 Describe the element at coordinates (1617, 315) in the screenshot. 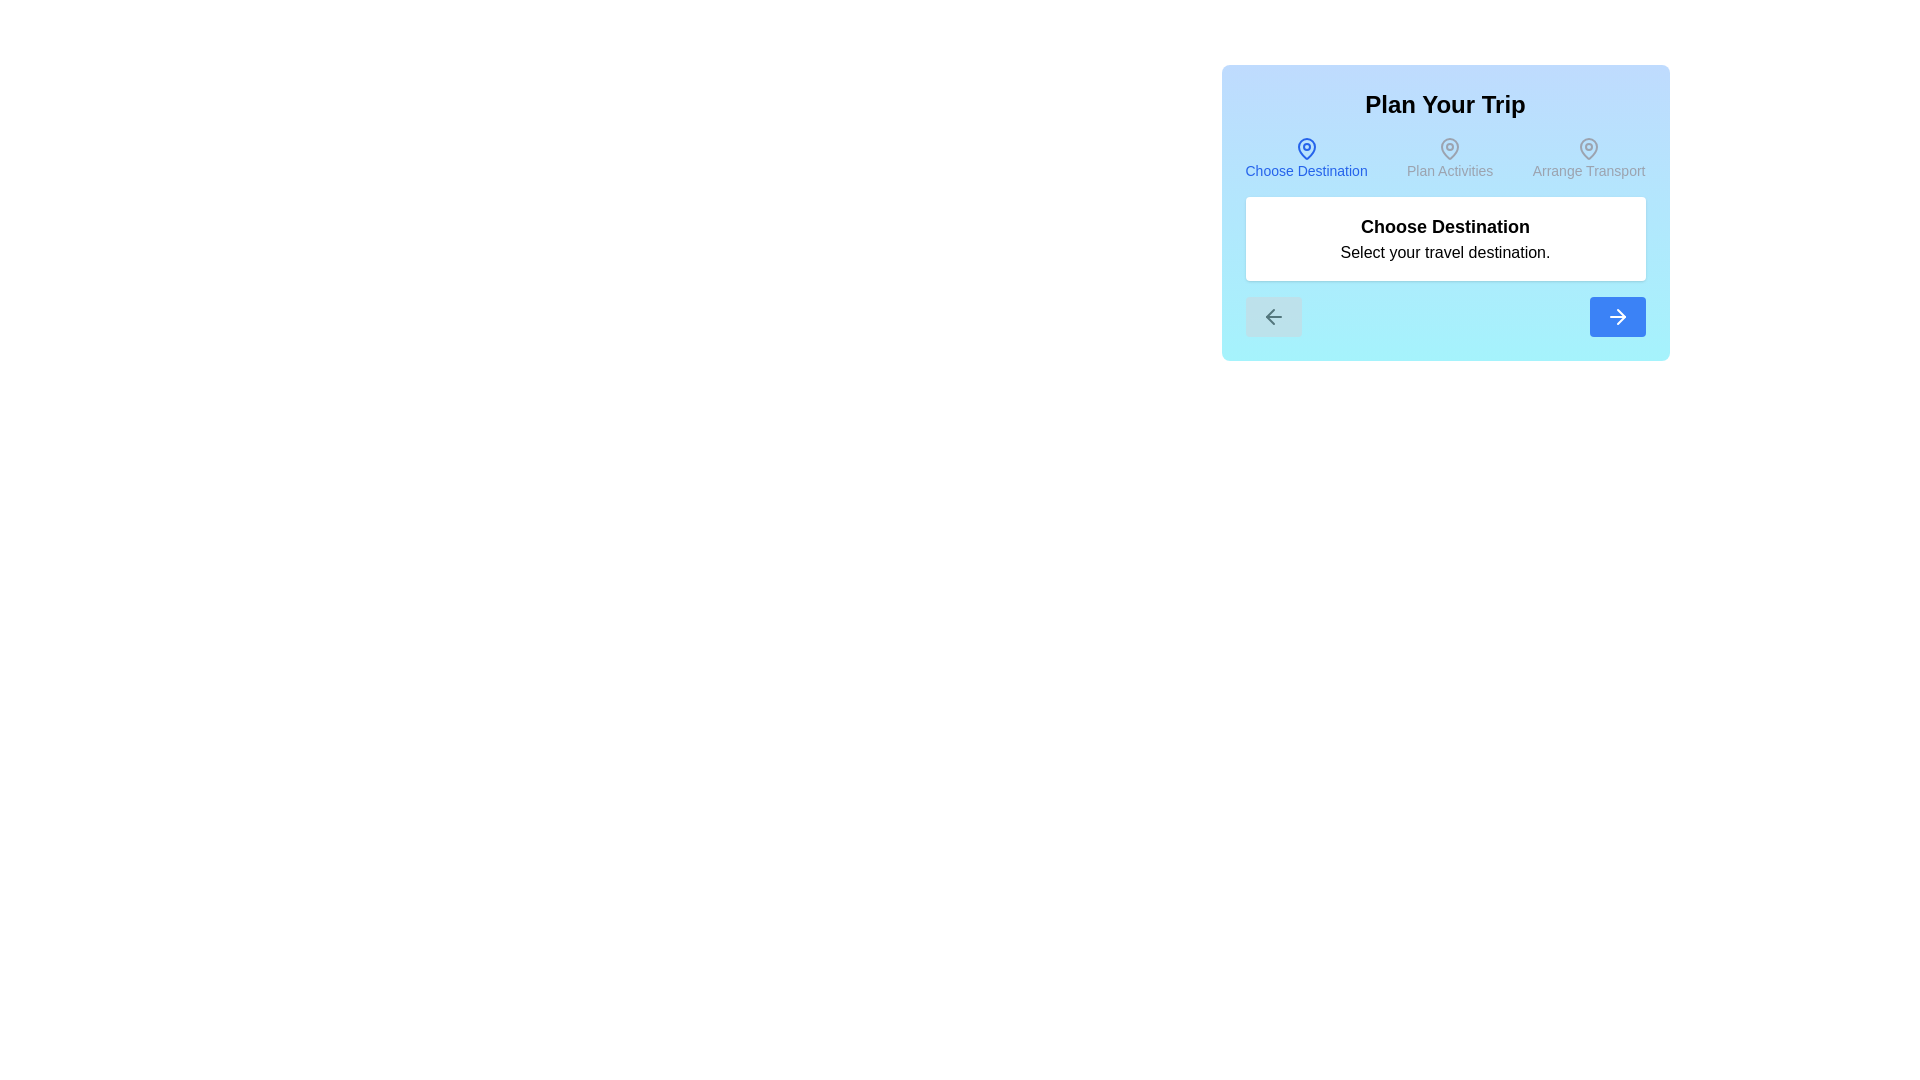

I see `right arrow button to advance to the next step` at that location.